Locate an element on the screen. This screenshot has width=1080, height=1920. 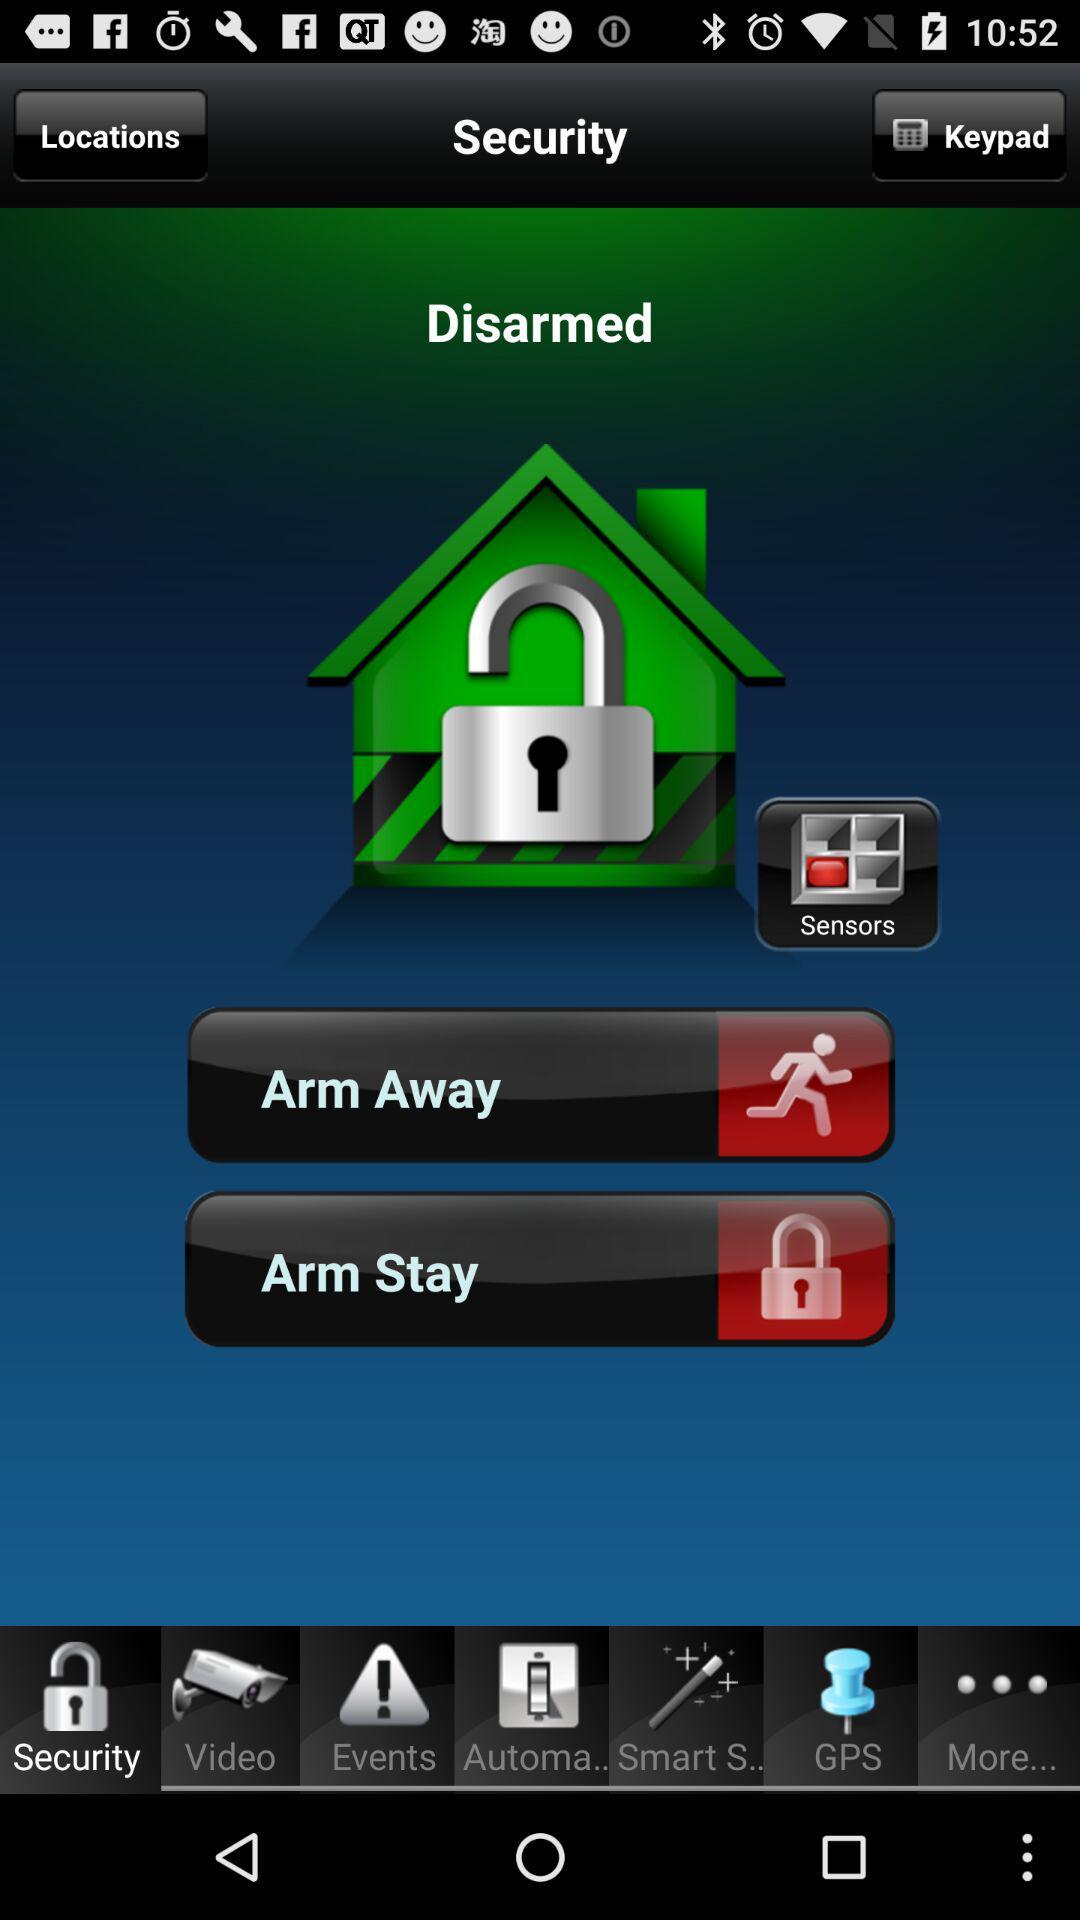
the sensors on the right is located at coordinates (847, 874).